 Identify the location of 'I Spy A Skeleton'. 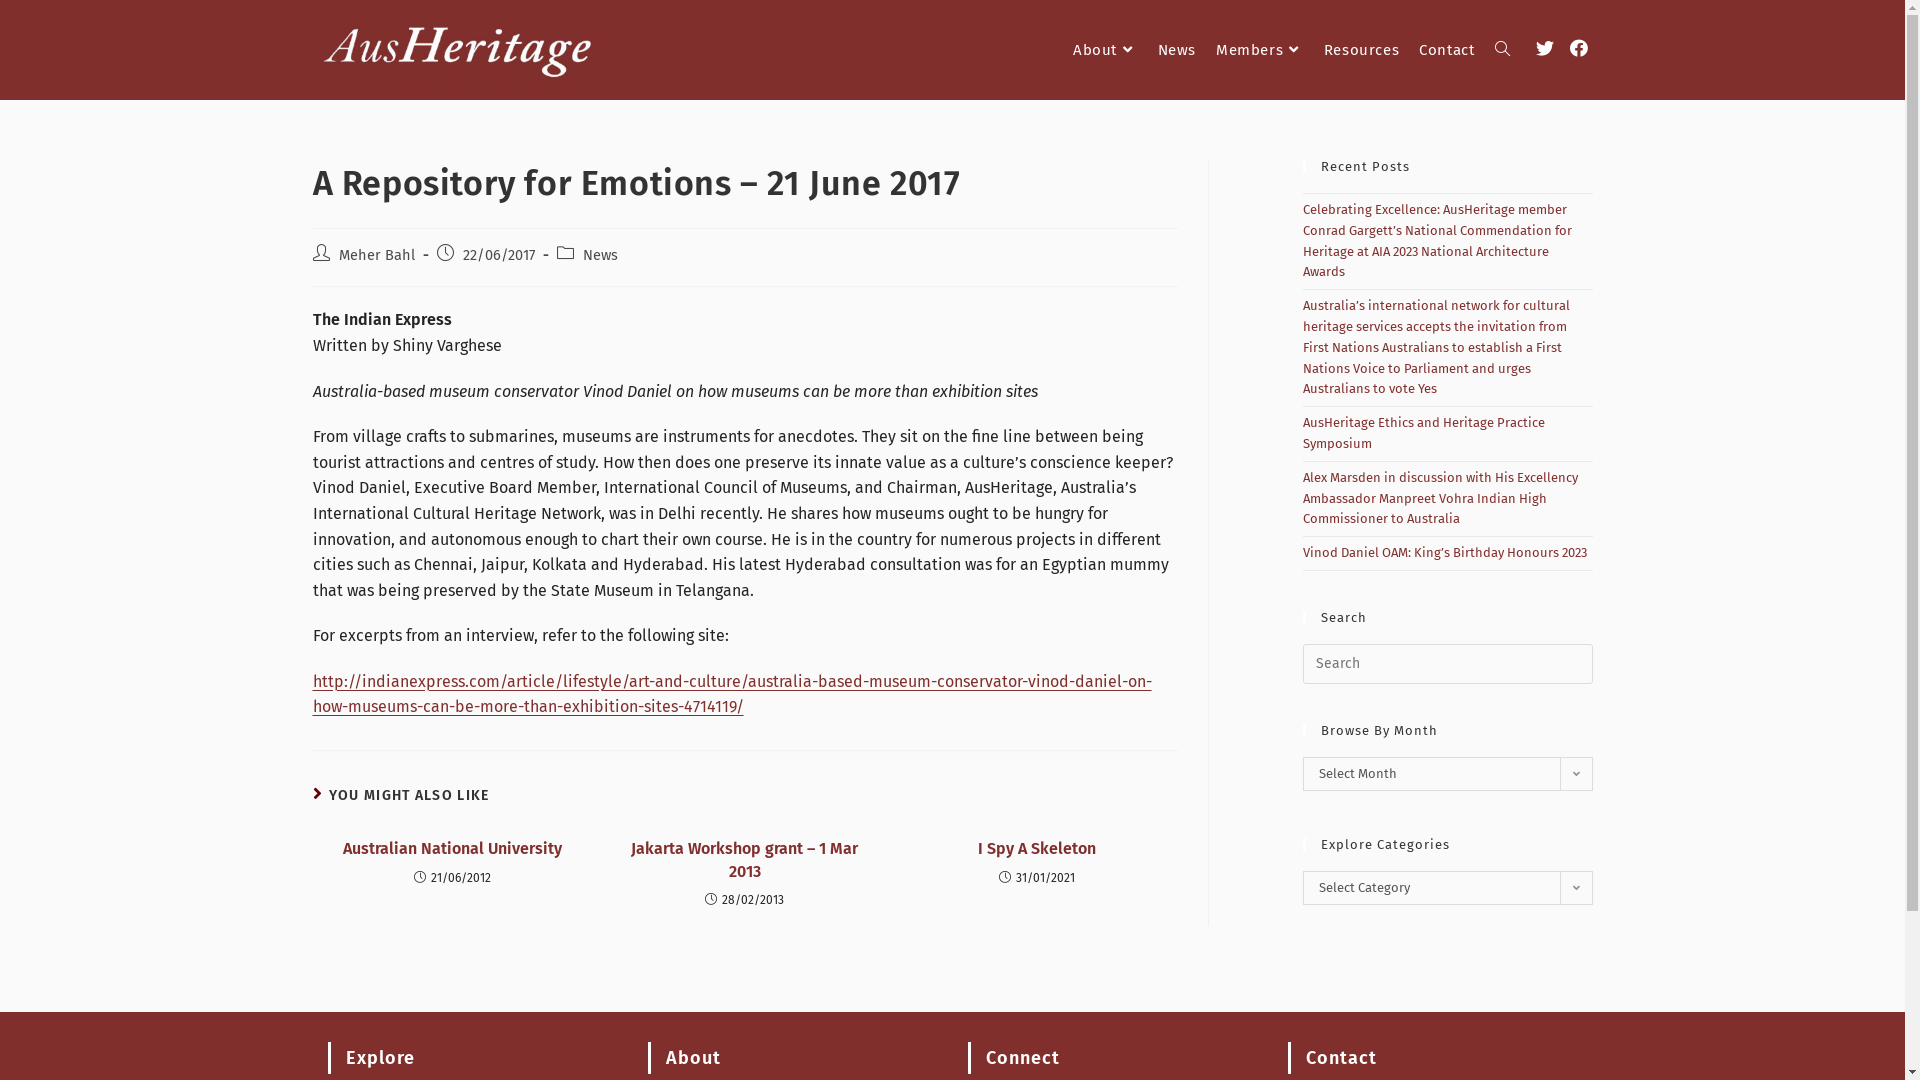
(1036, 848).